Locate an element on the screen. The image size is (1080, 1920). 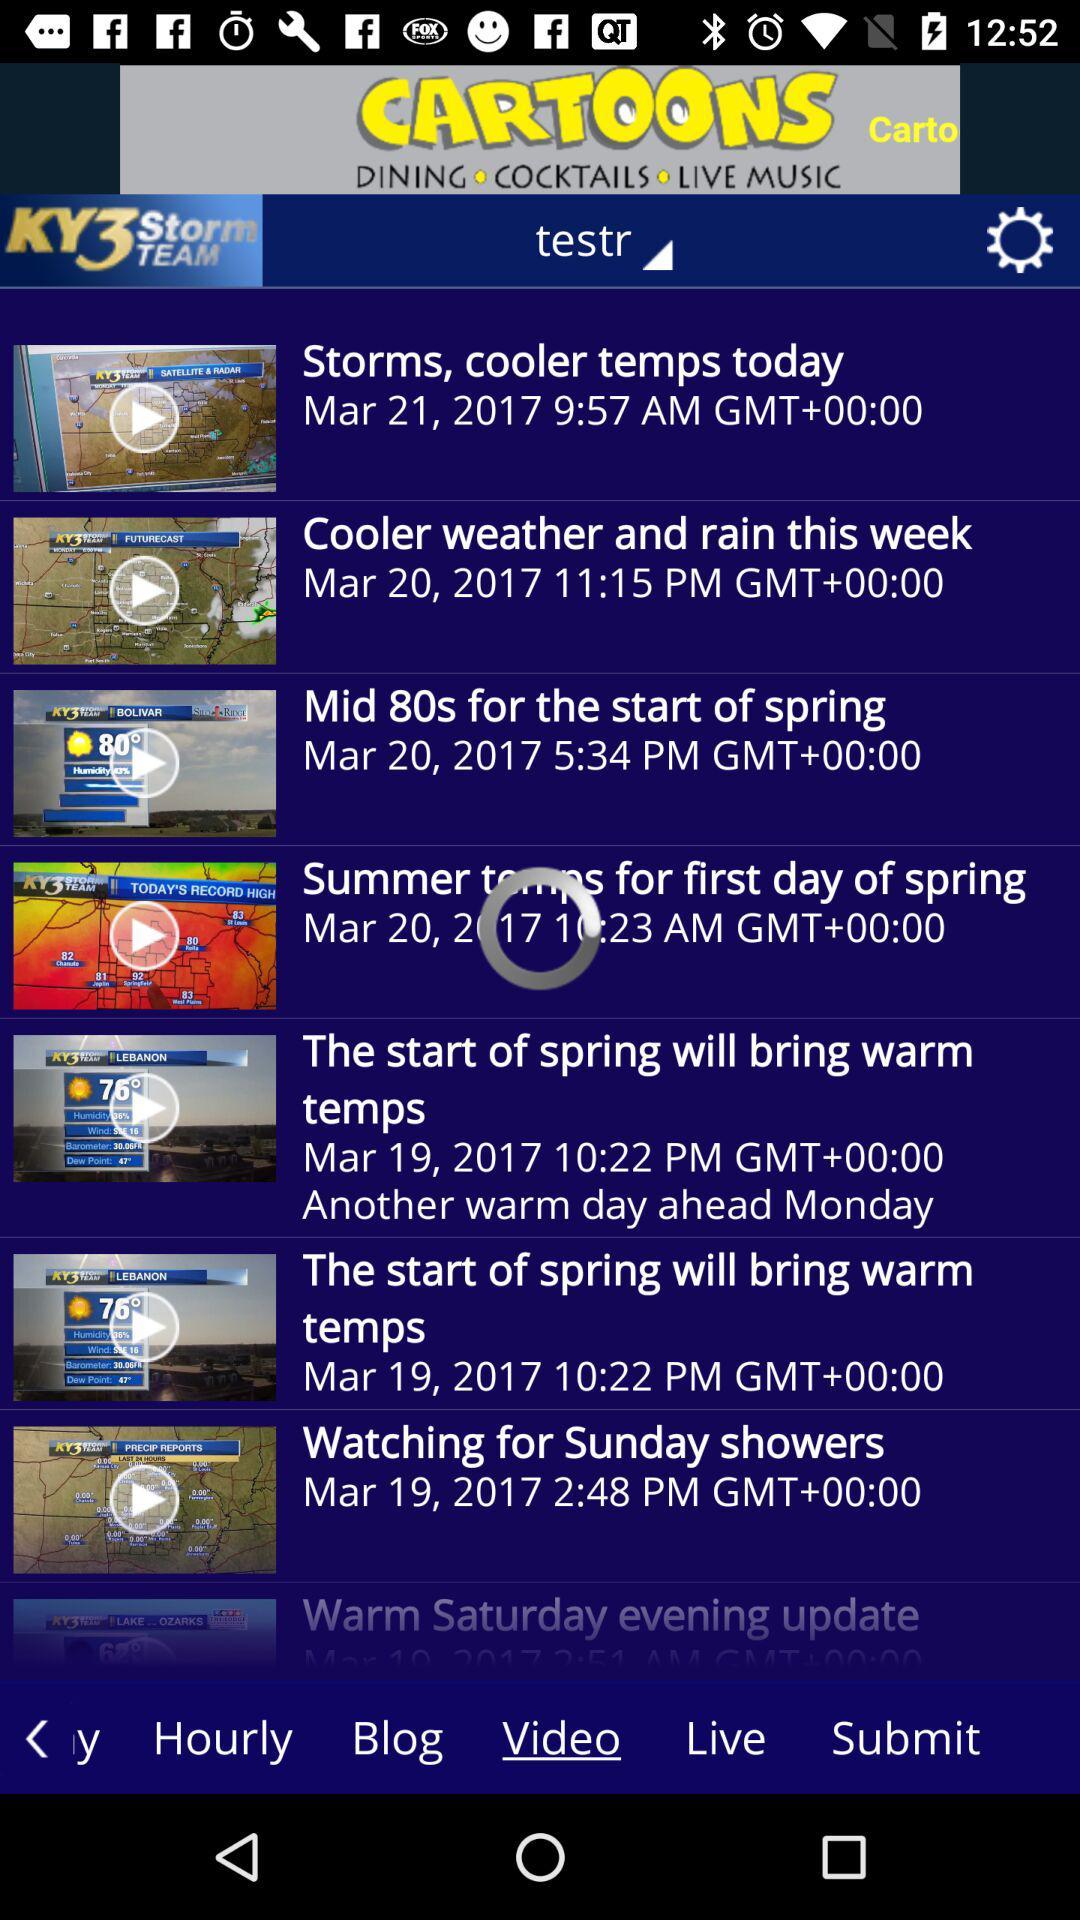
the video button on the web page is located at coordinates (561, 1737).